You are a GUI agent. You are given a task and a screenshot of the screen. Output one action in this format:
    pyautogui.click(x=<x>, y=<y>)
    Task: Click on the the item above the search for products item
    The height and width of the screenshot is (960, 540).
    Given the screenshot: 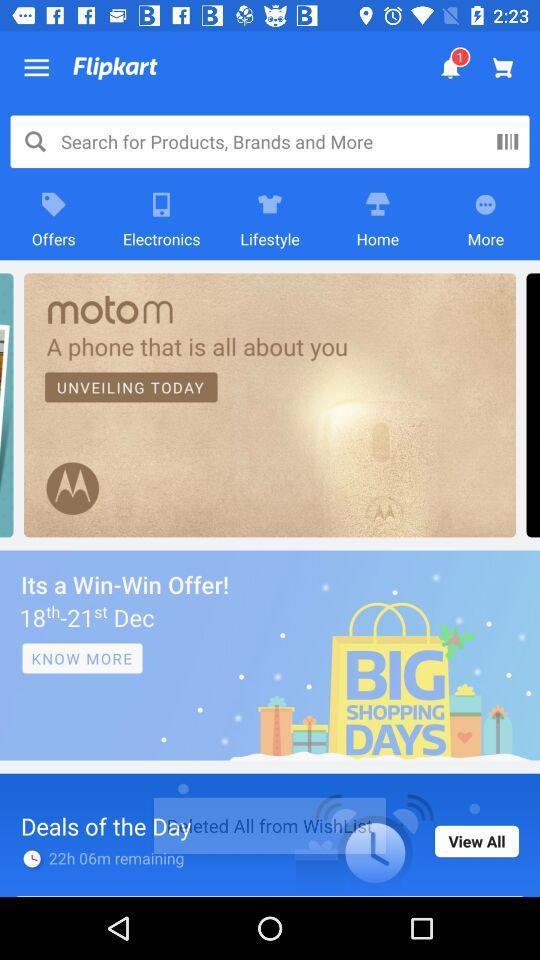 What is the action you would take?
    pyautogui.click(x=115, y=68)
    